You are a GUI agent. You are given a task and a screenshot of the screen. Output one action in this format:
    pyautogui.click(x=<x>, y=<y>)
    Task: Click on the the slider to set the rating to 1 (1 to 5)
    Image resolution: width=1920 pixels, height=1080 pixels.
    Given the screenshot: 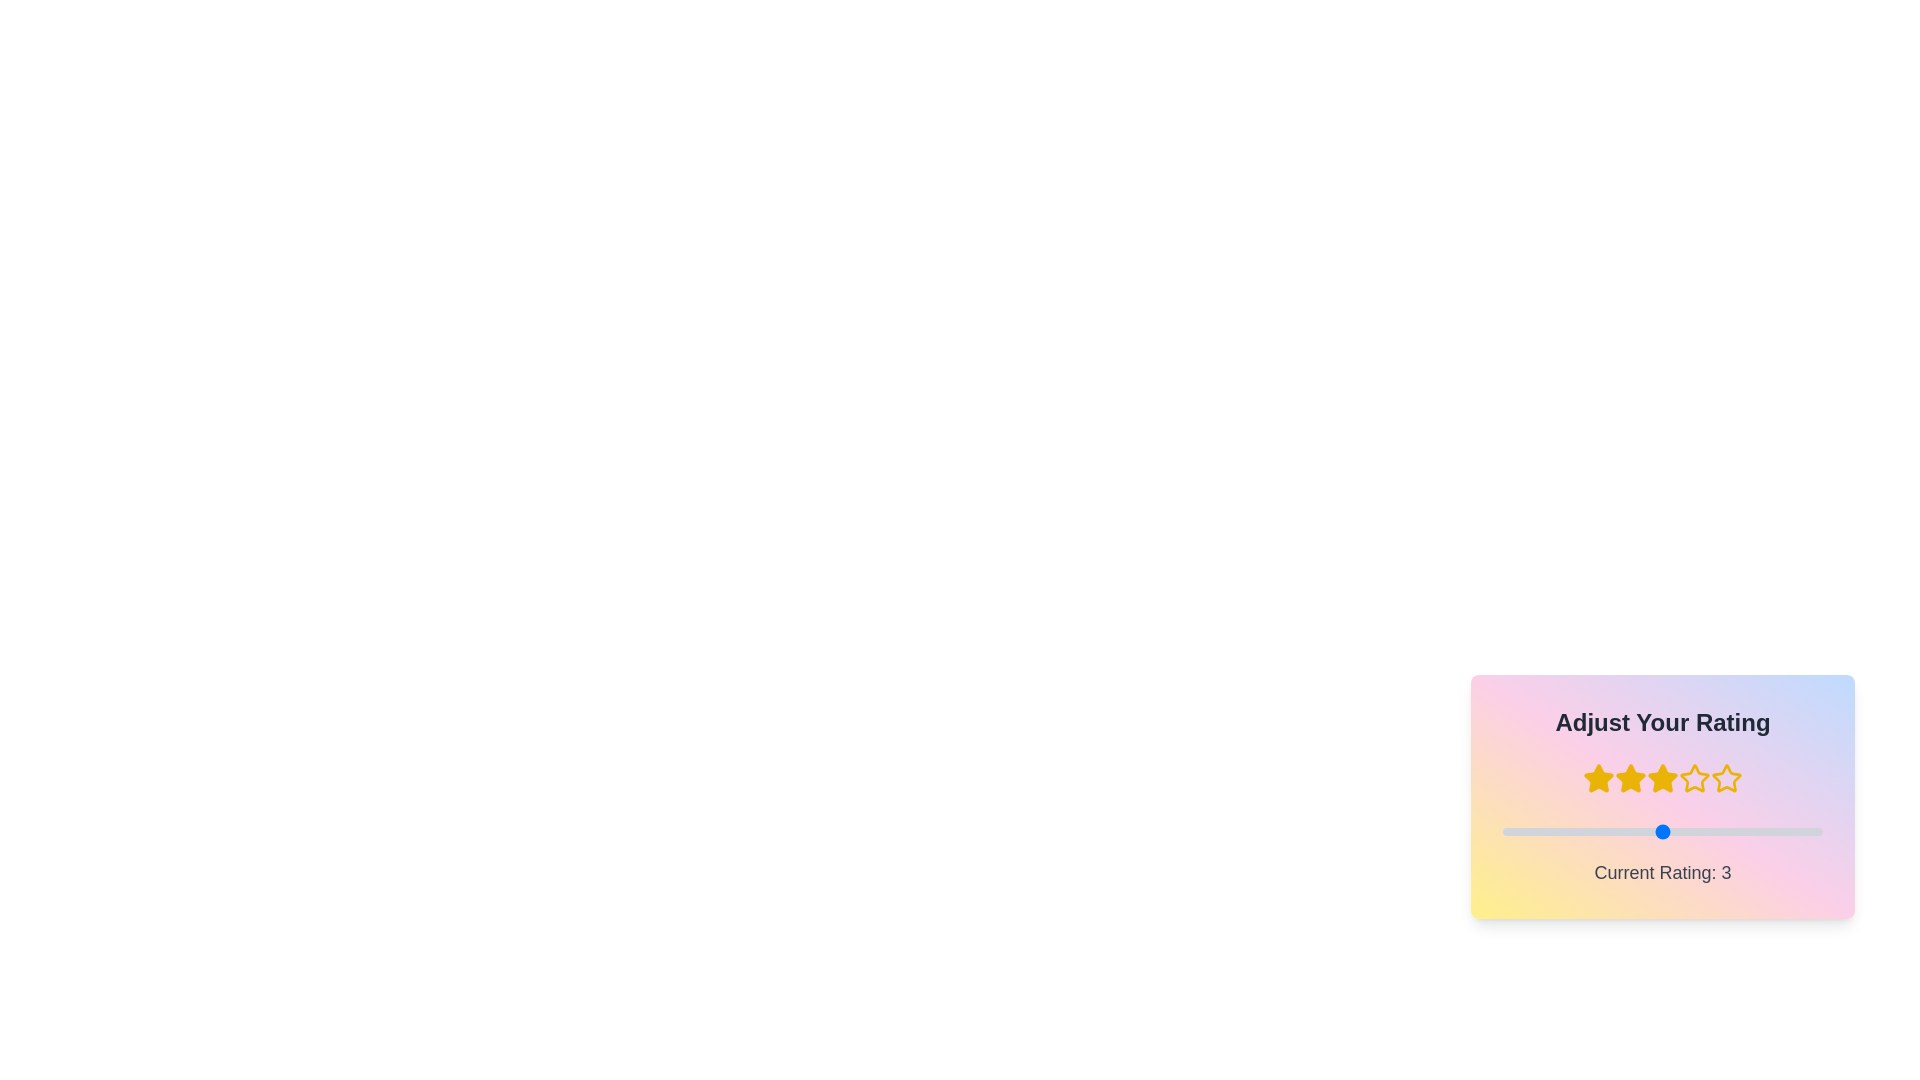 What is the action you would take?
    pyautogui.click(x=1502, y=832)
    